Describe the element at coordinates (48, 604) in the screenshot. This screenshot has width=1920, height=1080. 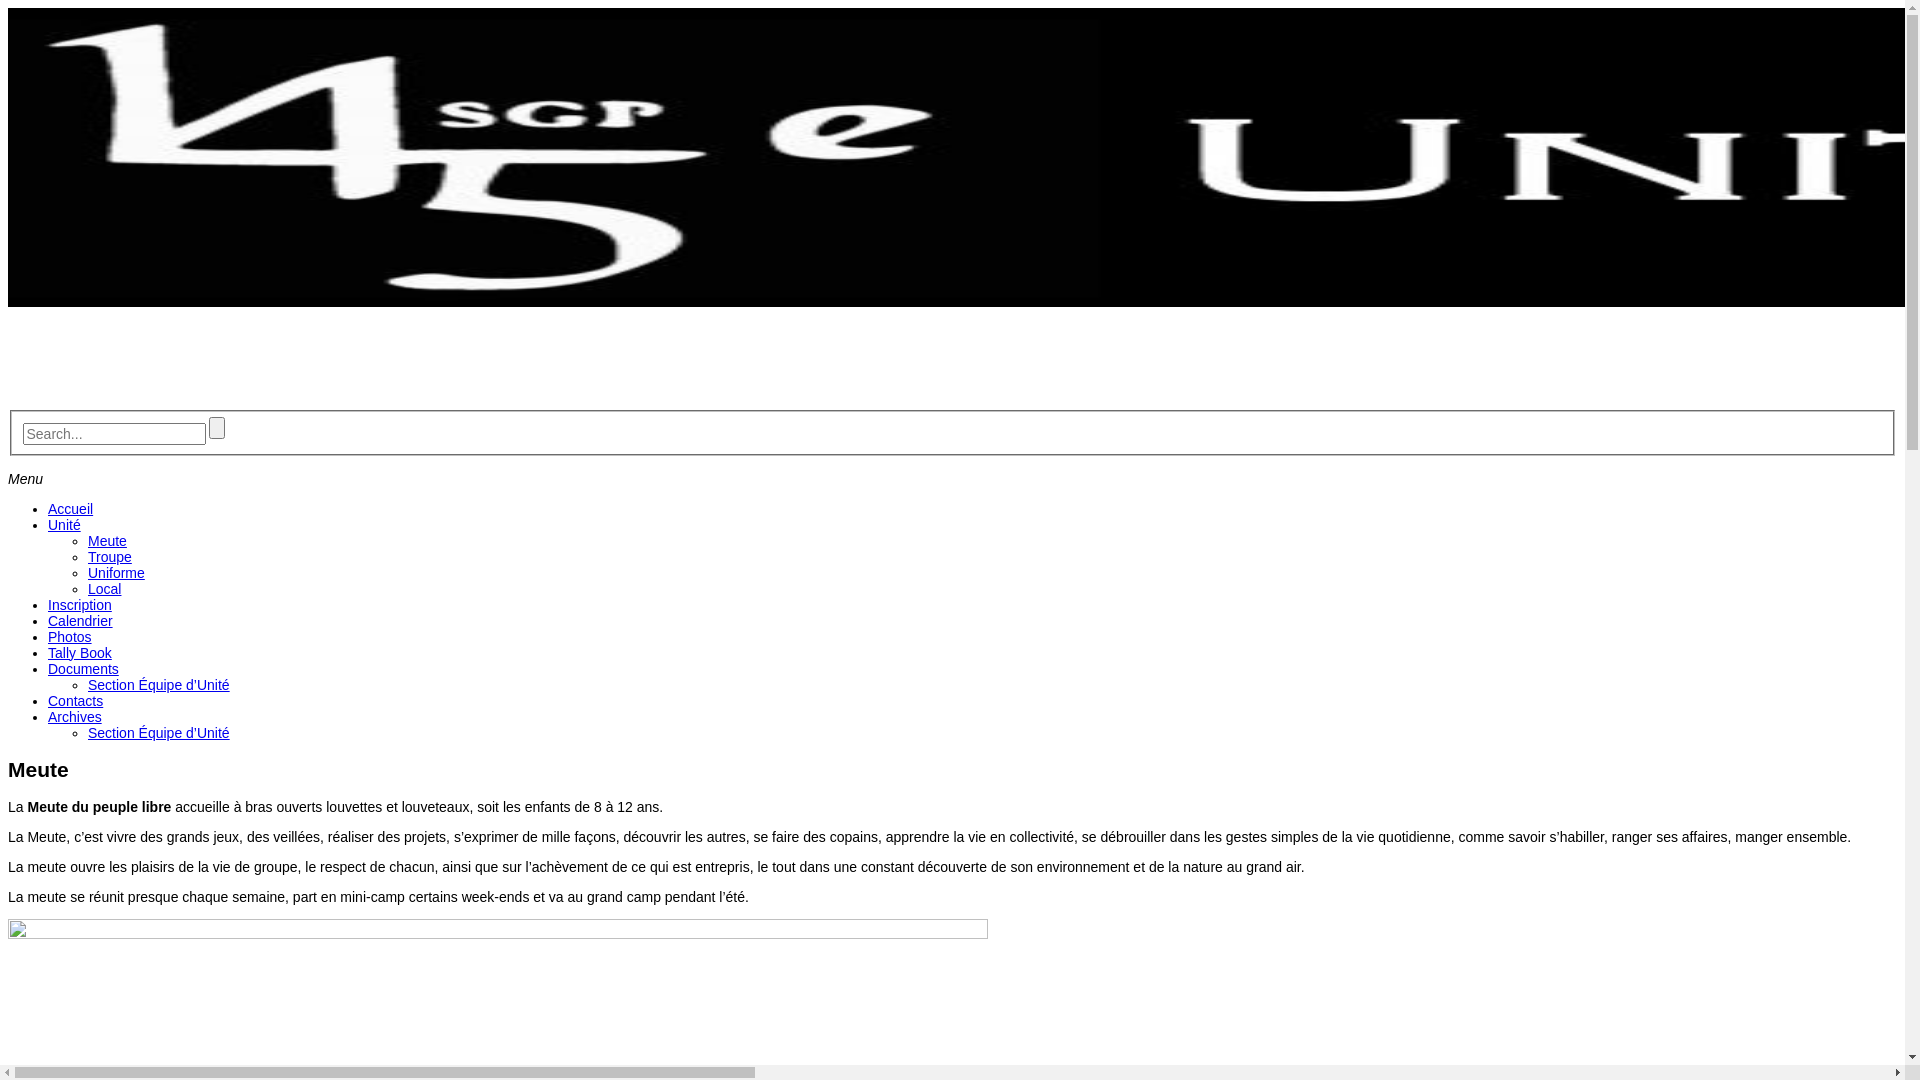
I see `'Inscription'` at that location.